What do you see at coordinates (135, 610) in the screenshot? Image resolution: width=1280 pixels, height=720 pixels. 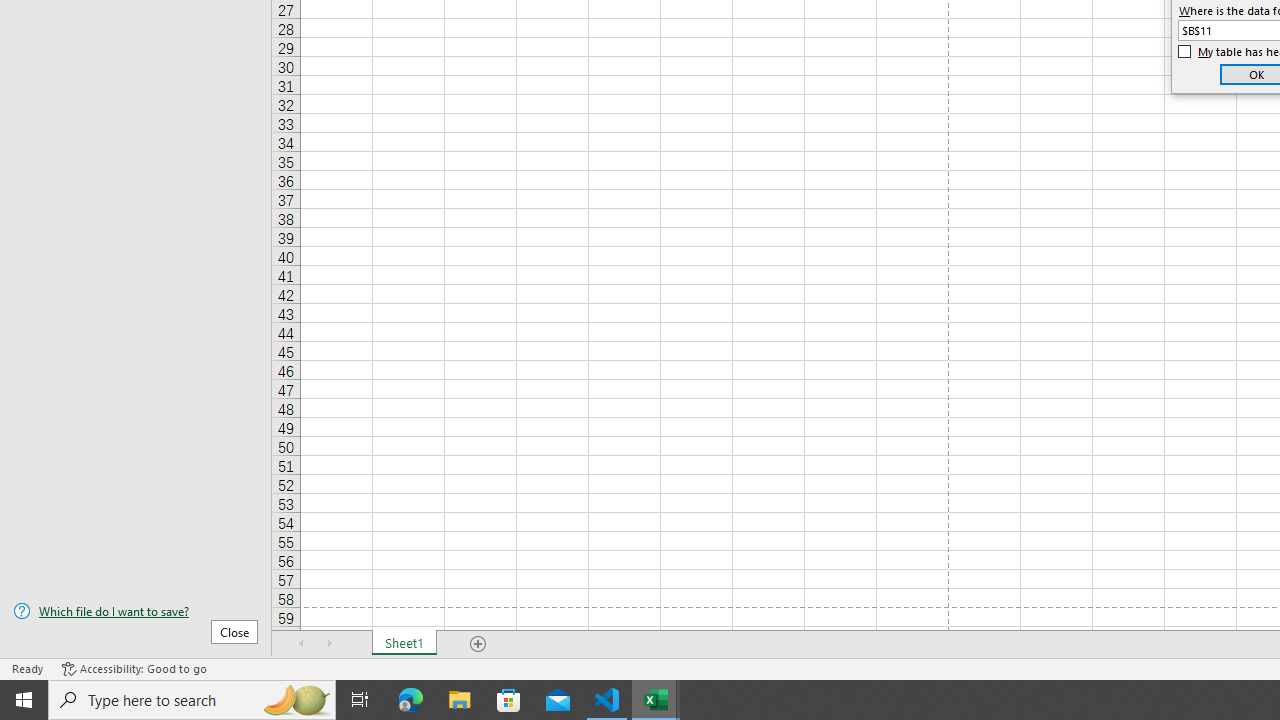 I see `'Which file do I want to save?'` at bounding box center [135, 610].